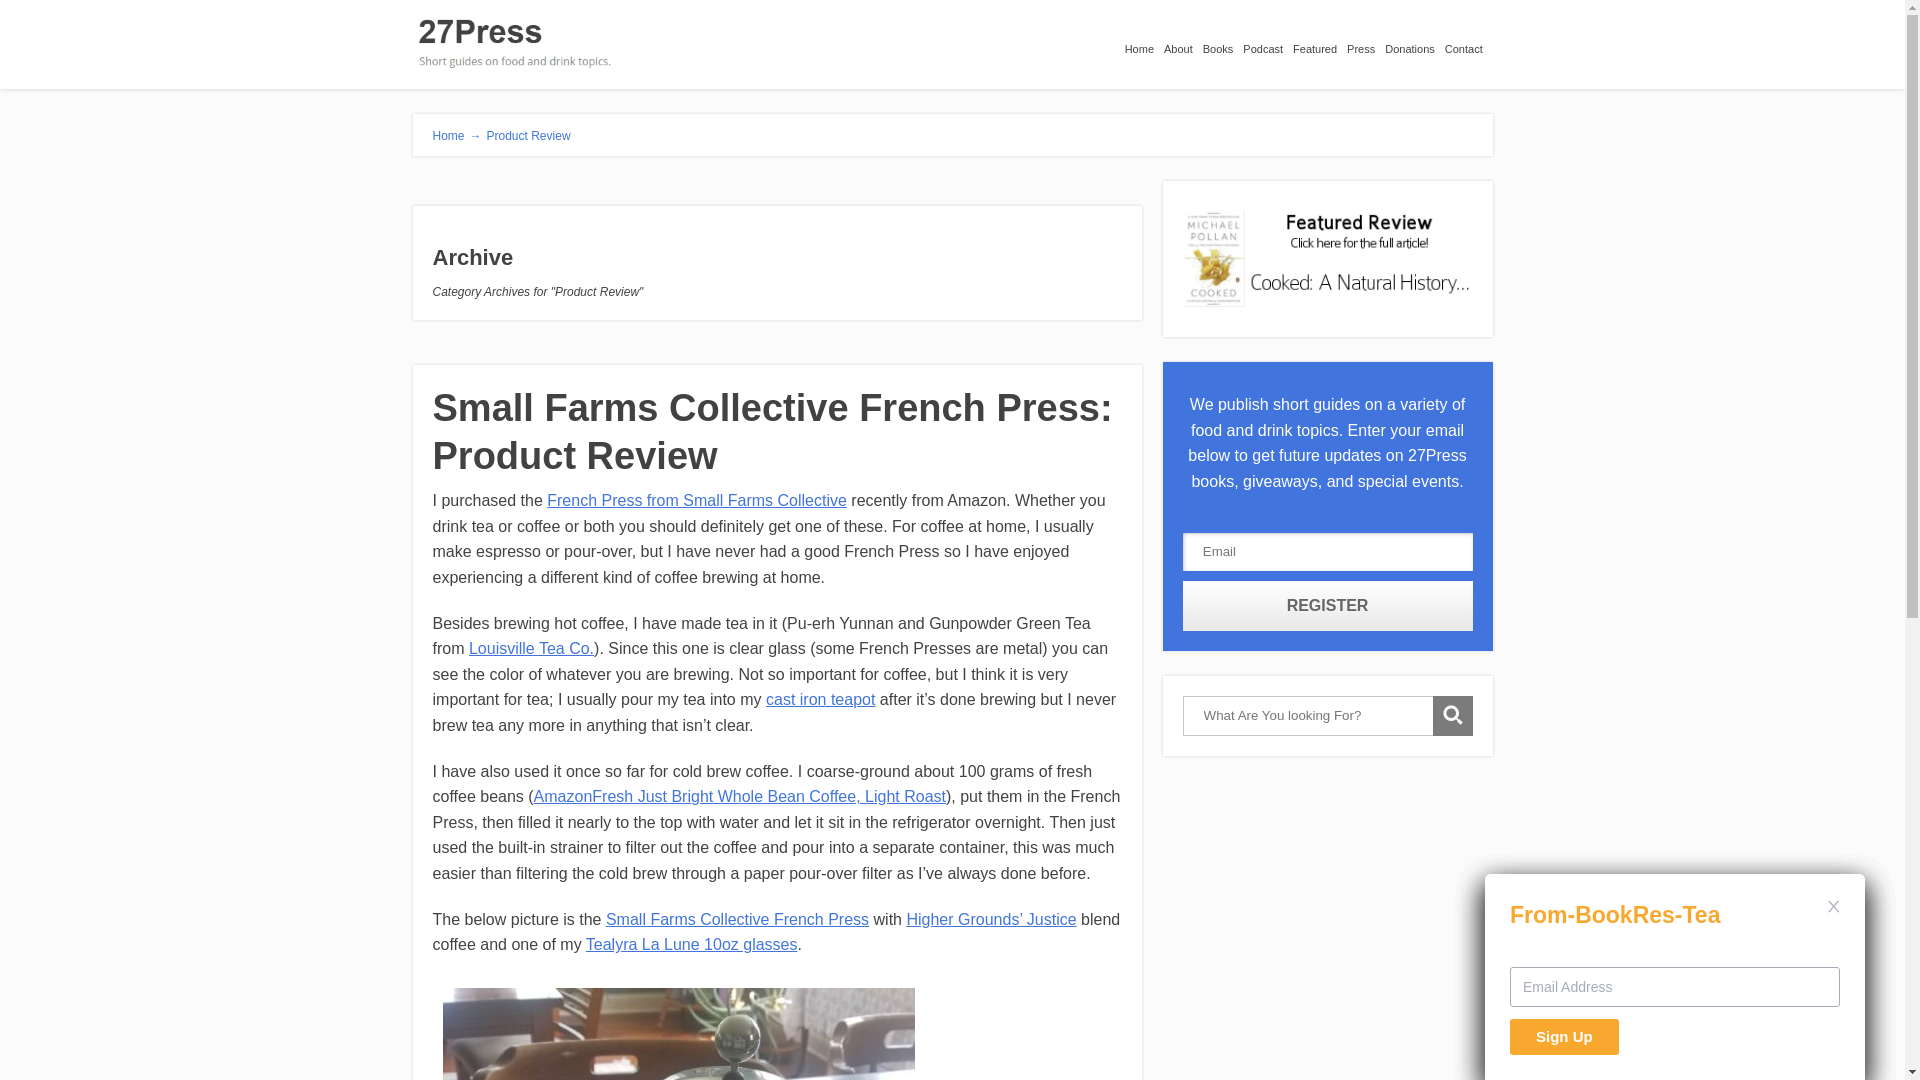  I want to click on 'Tealyra La Lune 10oz glasses', so click(691, 944).